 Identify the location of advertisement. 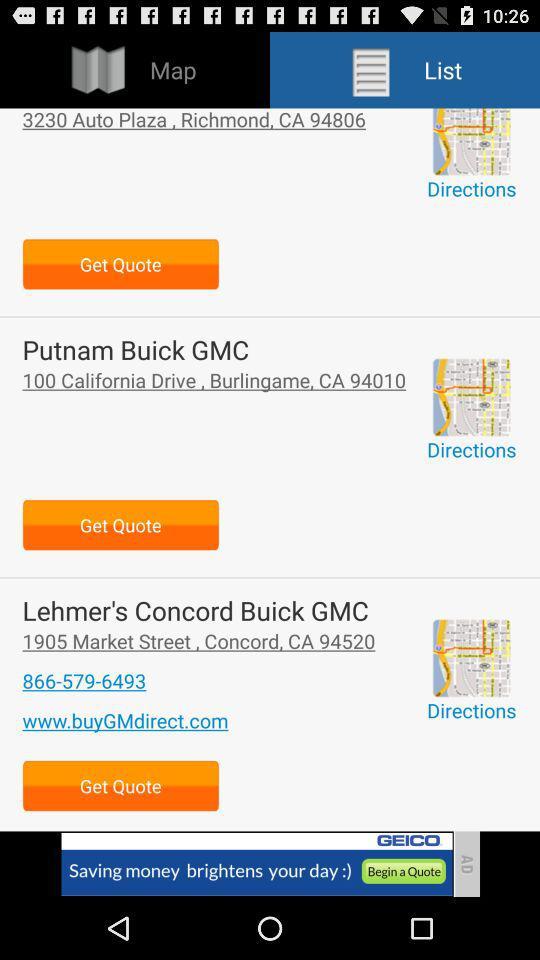
(471, 657).